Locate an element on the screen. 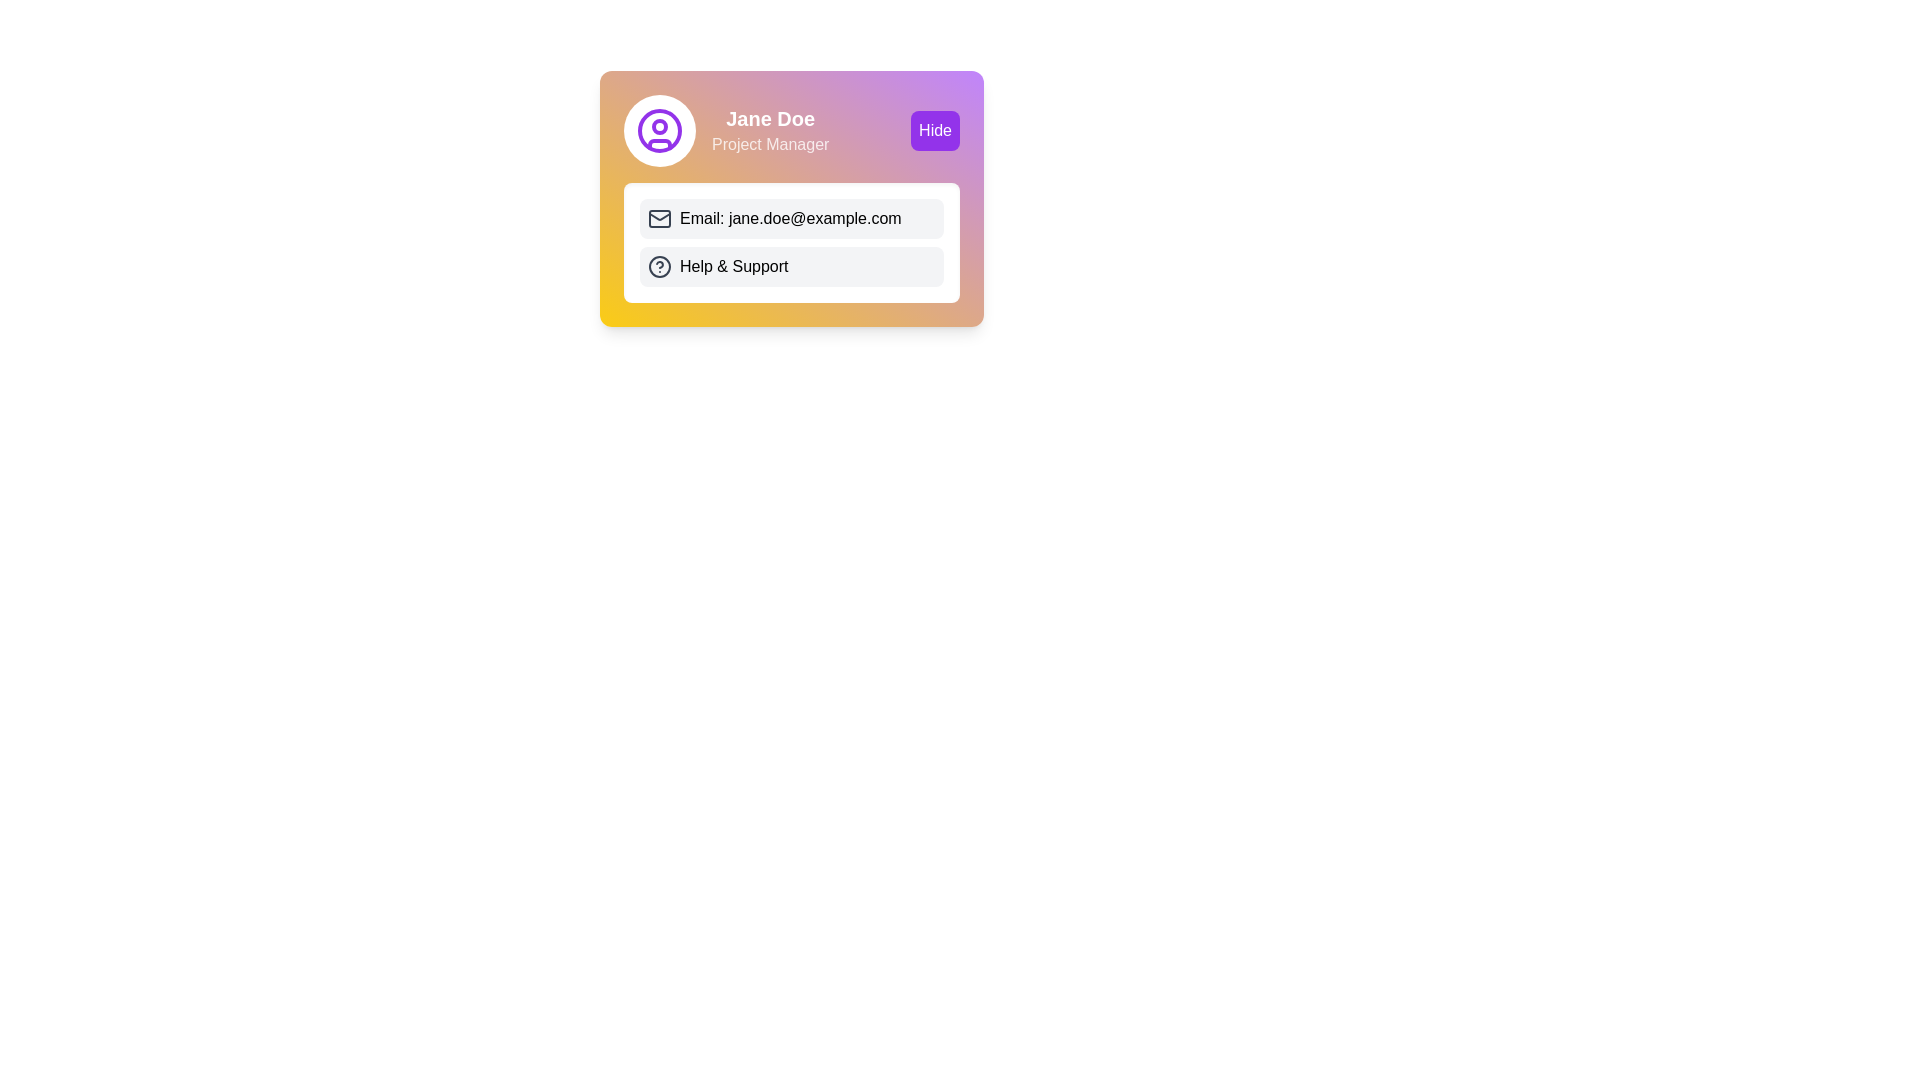  the interactive button in the top-right corner of the profile card for Jane Doe, which is intended to hide or collapse the profile details is located at coordinates (934, 131).